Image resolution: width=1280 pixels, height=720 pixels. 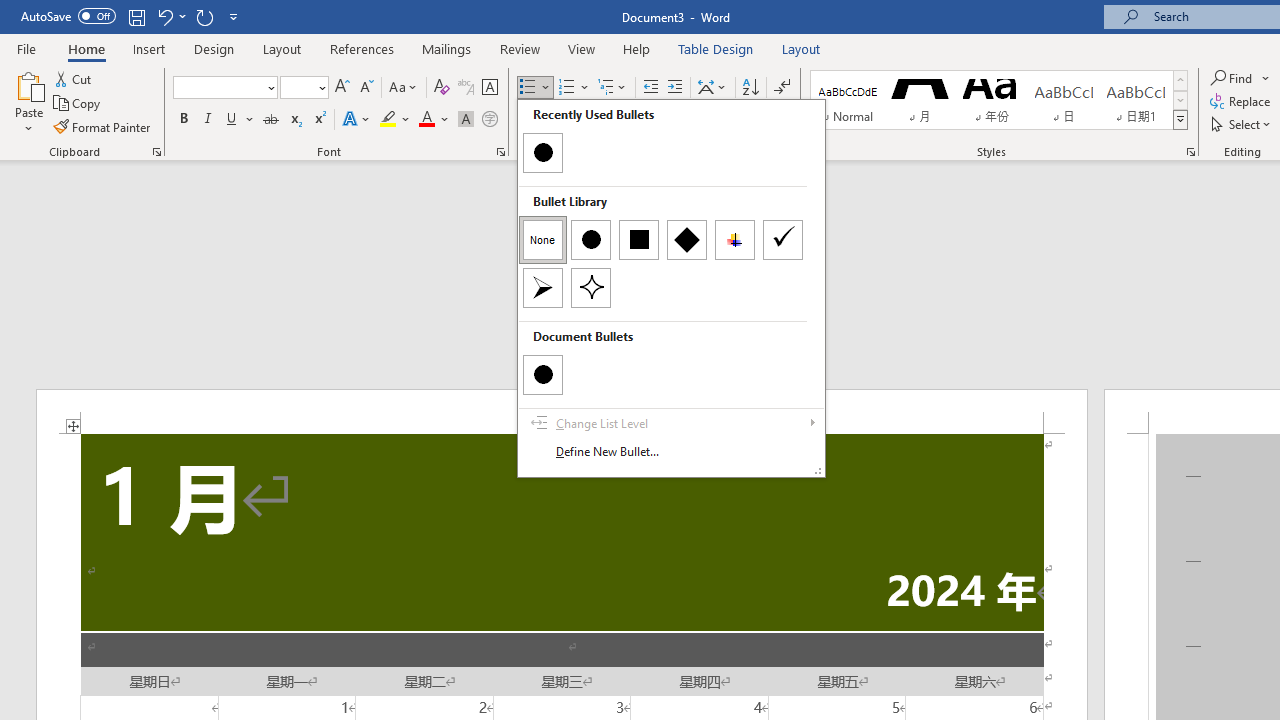 What do you see at coordinates (232, 119) in the screenshot?
I see `'Underline'` at bounding box center [232, 119].